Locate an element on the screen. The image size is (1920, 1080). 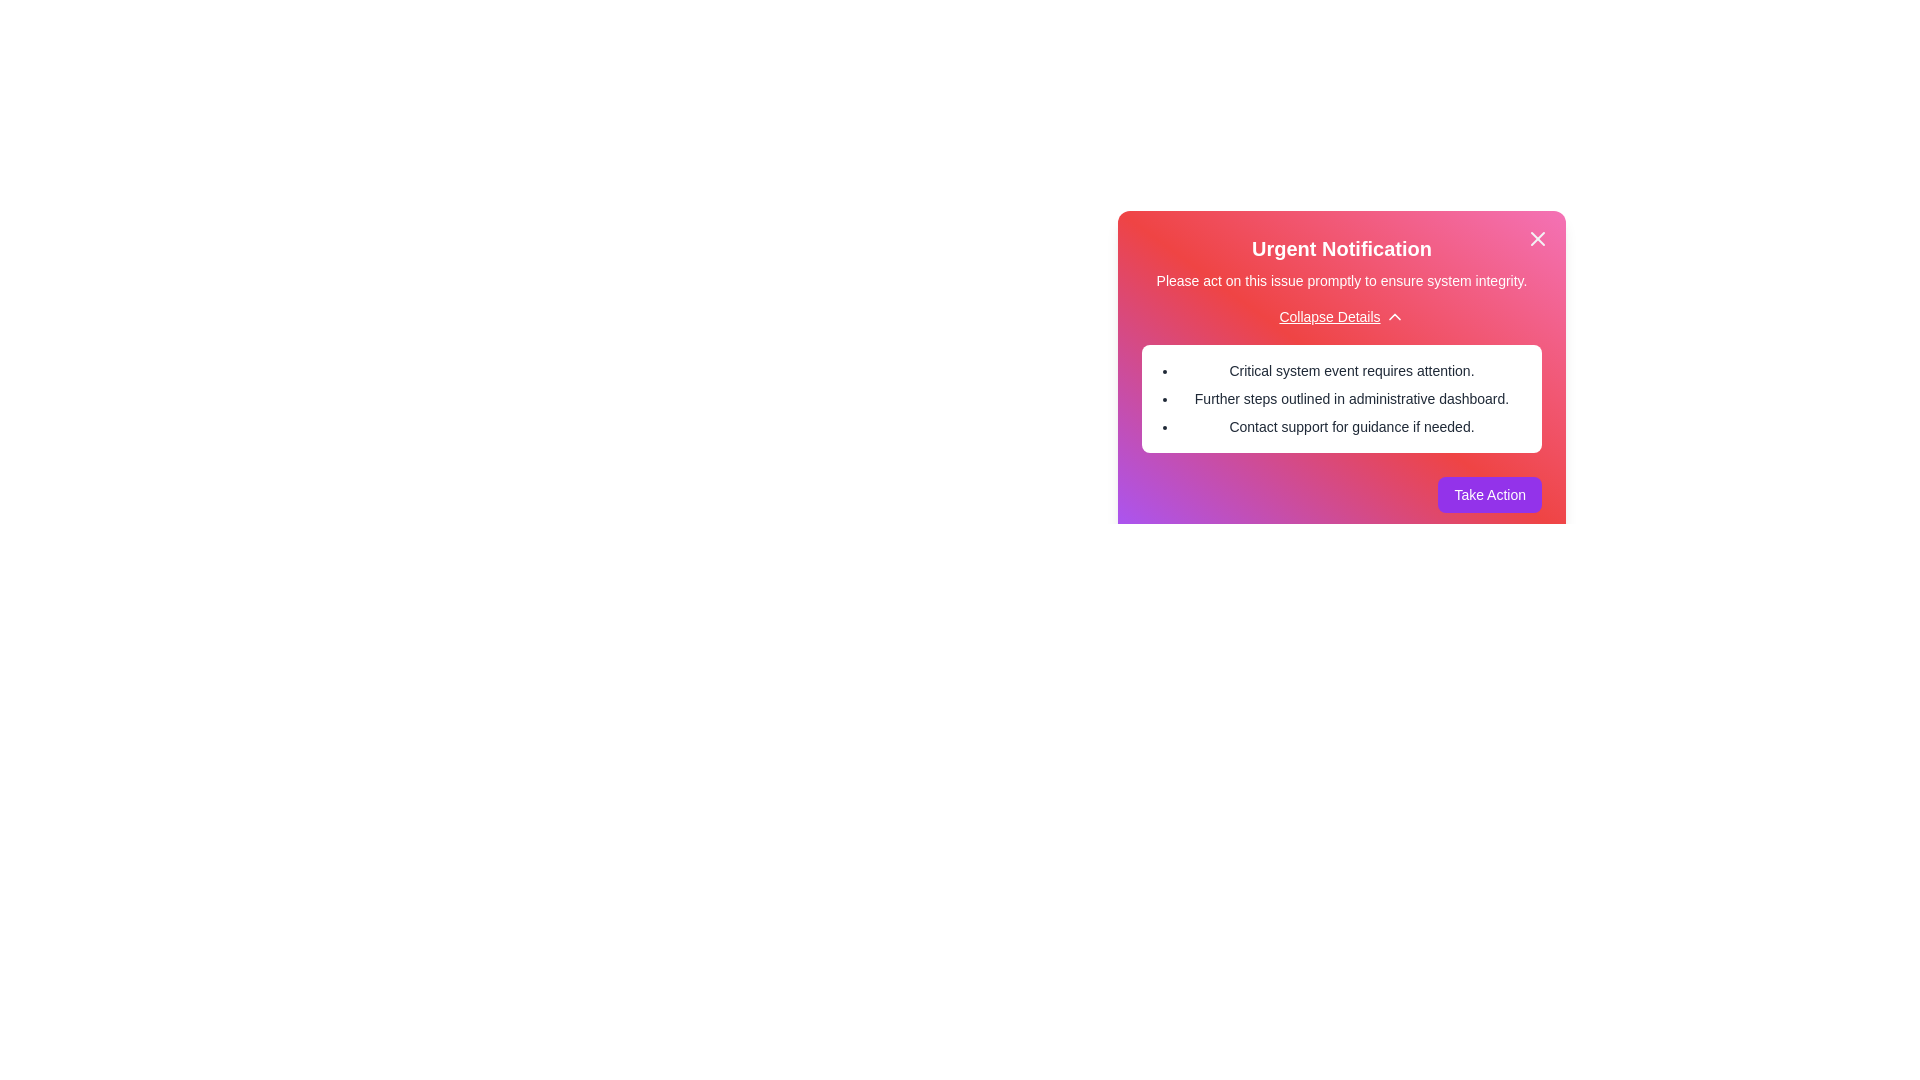
'Take Action' button to proceed is located at coordinates (1489, 494).